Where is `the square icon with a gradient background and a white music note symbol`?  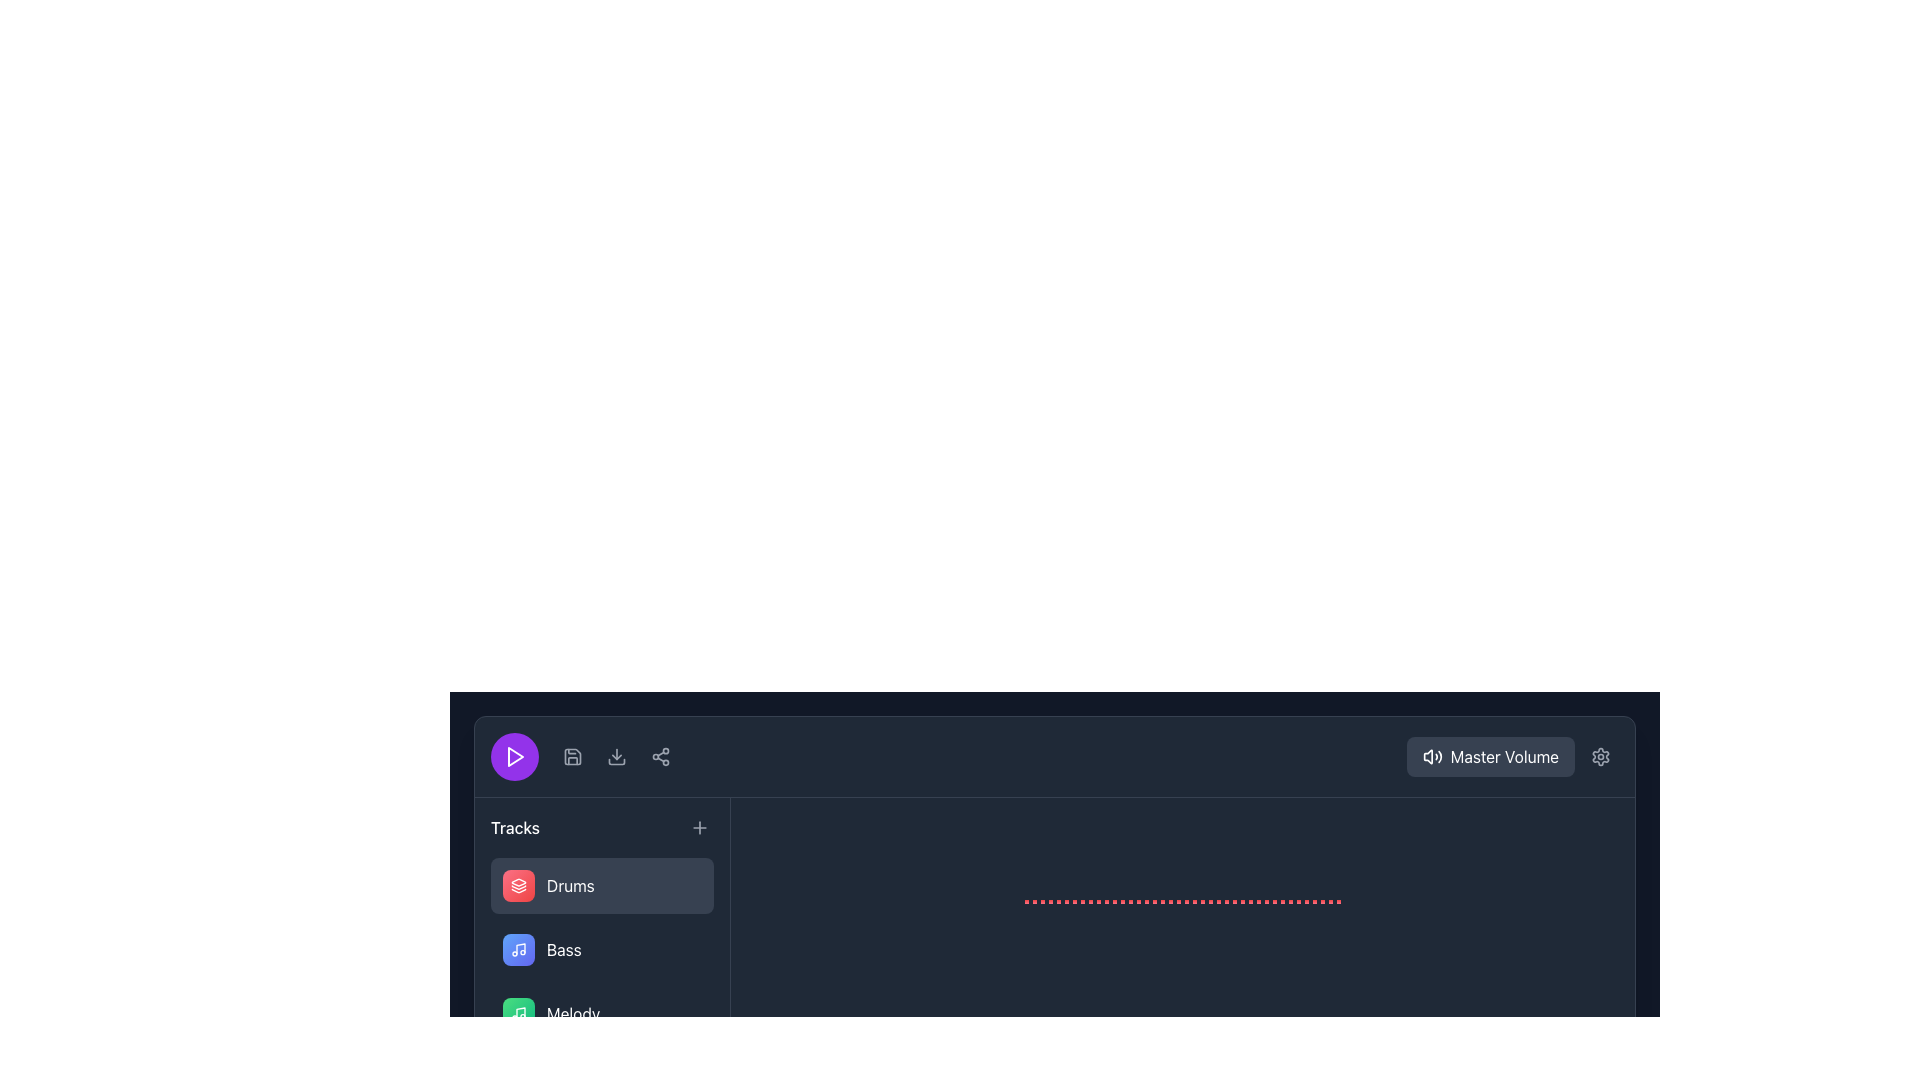
the square icon with a gradient background and a white music note symbol is located at coordinates (518, 948).